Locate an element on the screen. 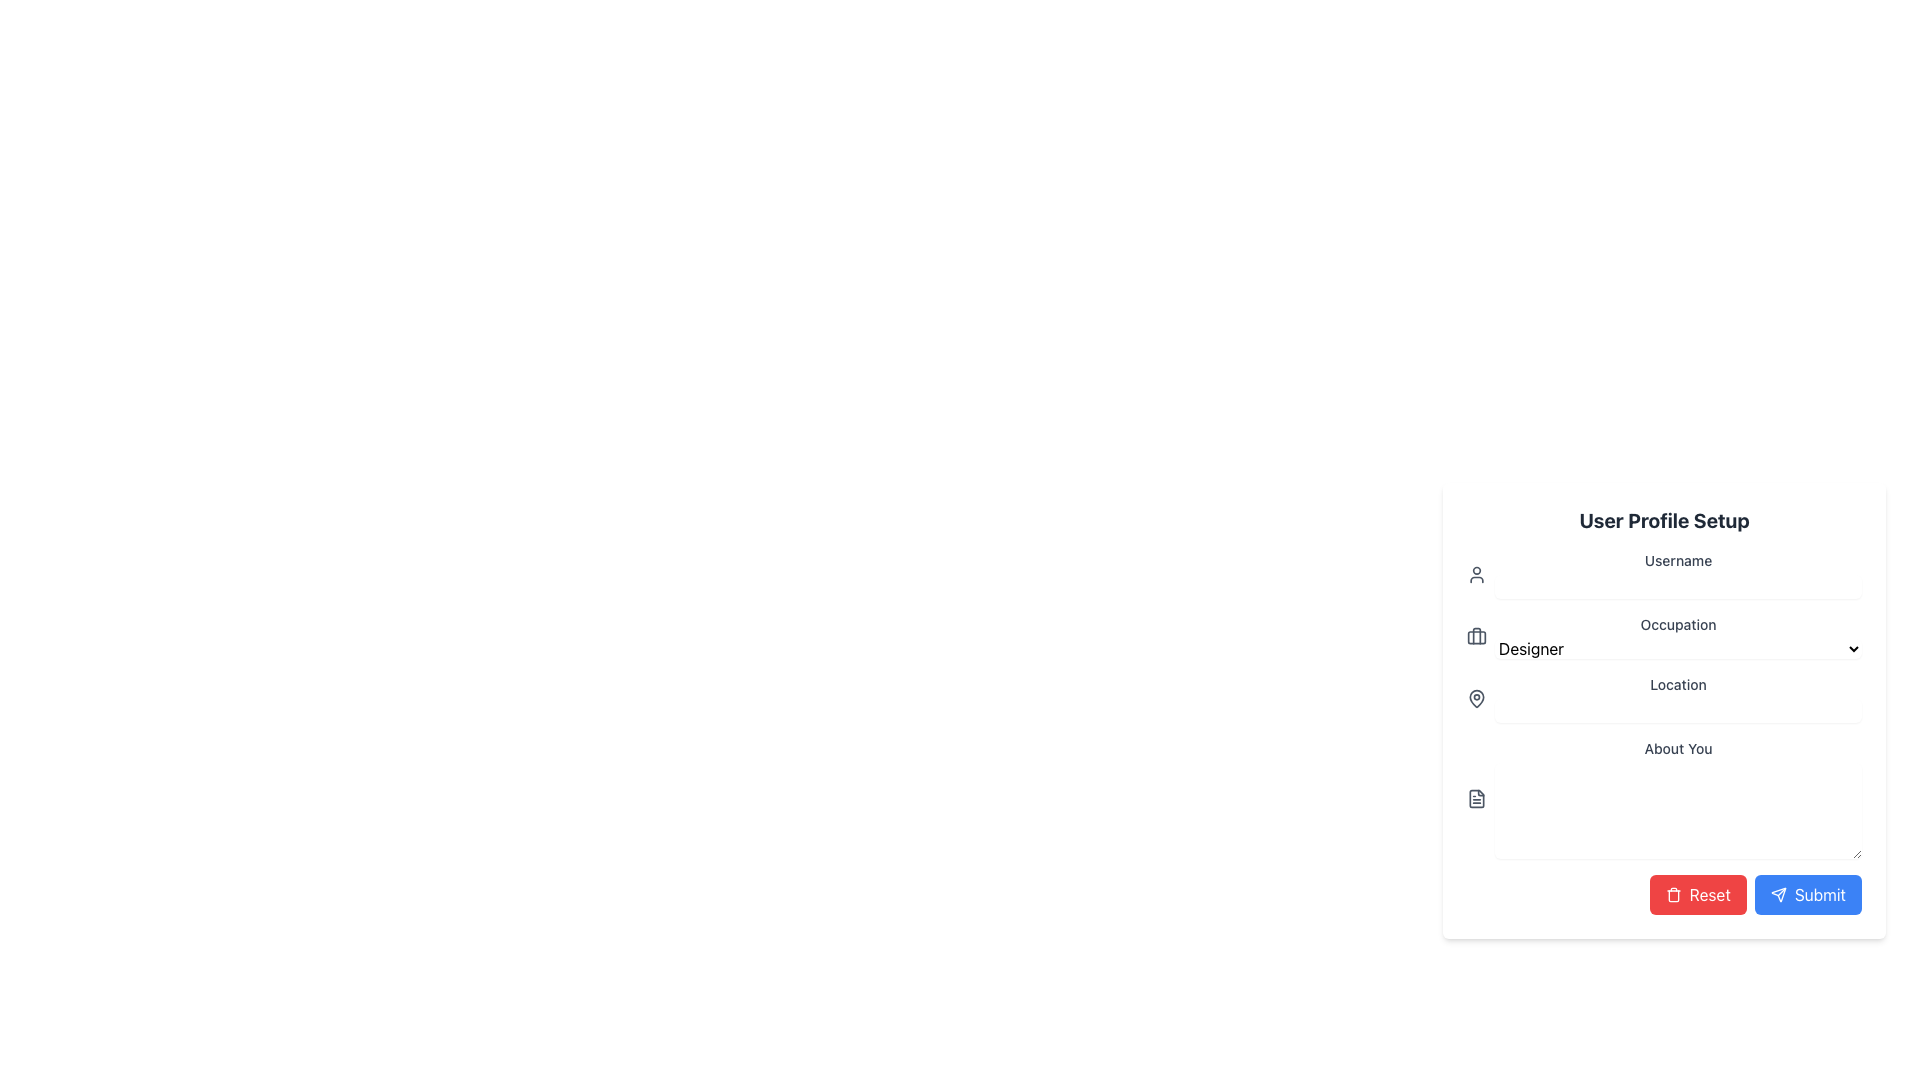  label text 'Username' from the Label with Icon that features a user's silhouette. This element is positioned under the 'User Profile Setup' section, above the 'Occupation' field is located at coordinates (1664, 574).